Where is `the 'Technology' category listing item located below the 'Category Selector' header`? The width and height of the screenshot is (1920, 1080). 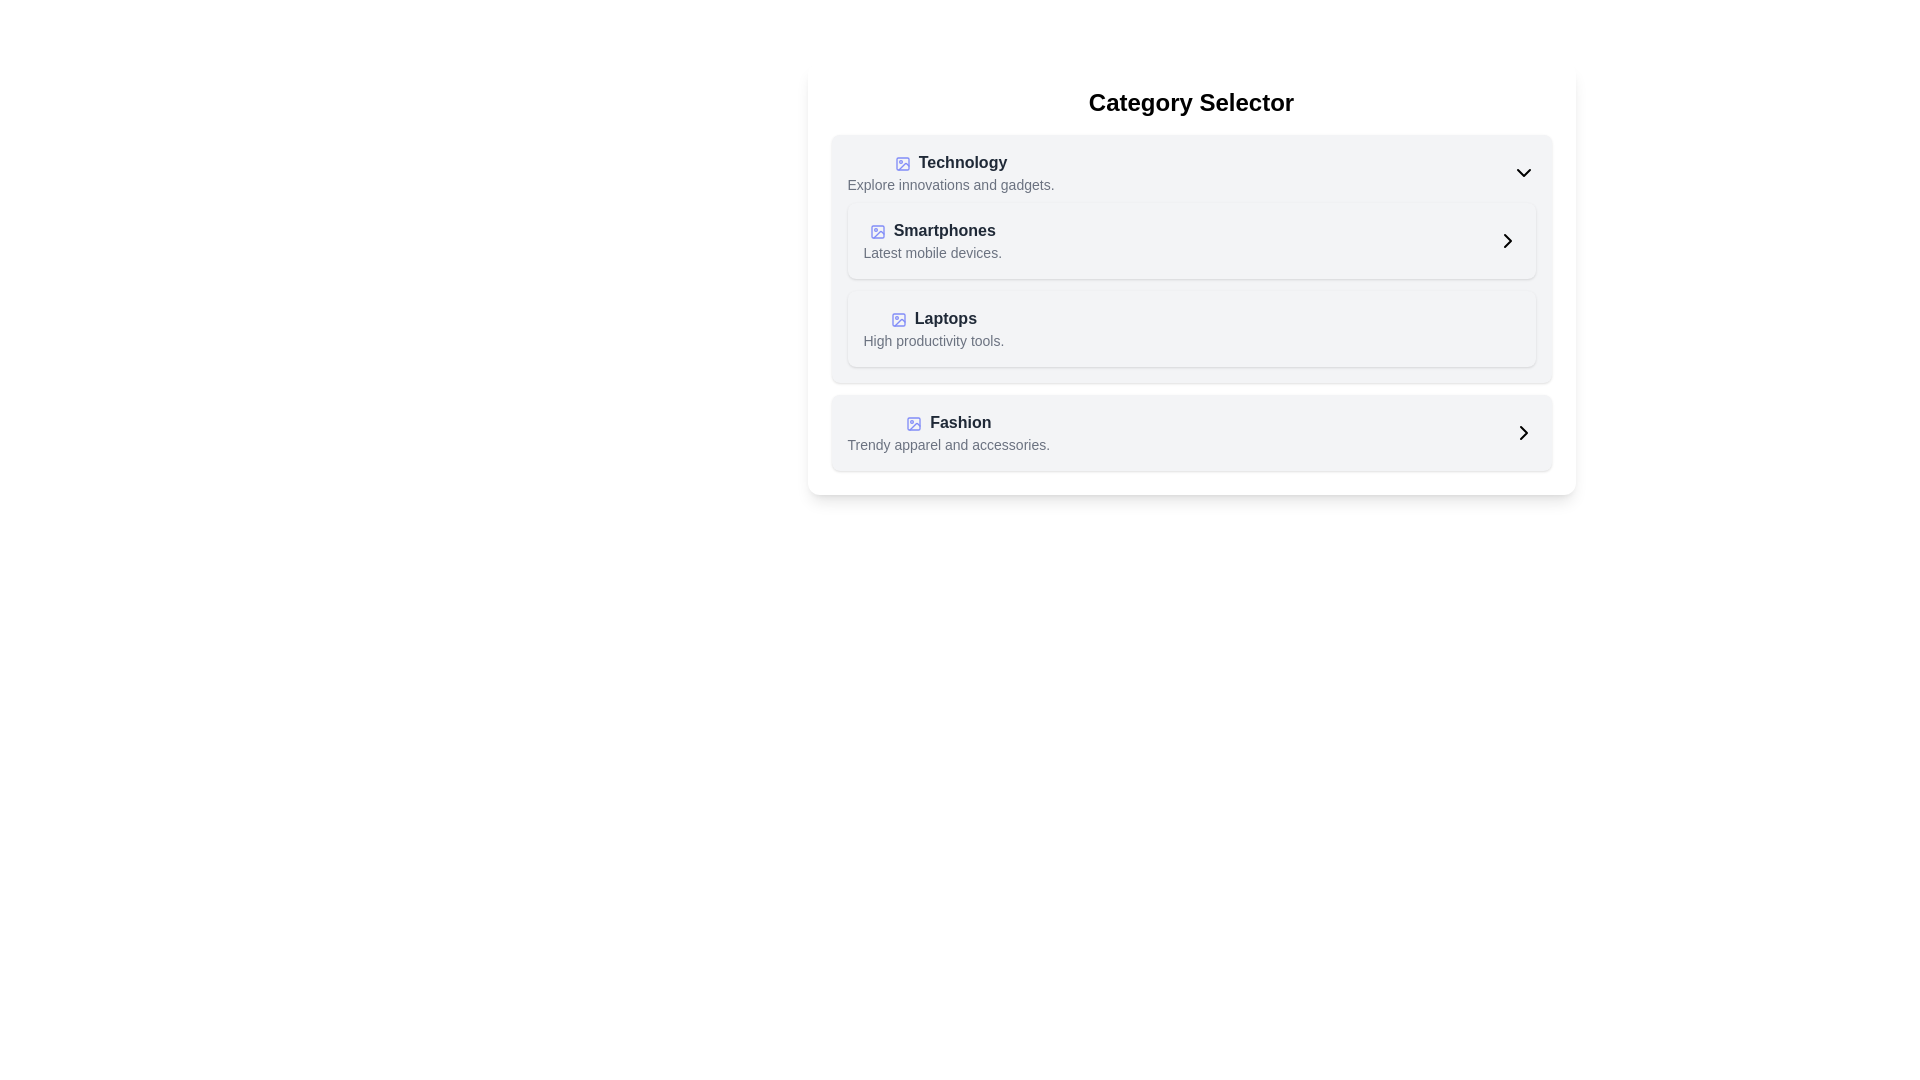 the 'Technology' category listing item located below the 'Category Selector' header is located at coordinates (949, 172).